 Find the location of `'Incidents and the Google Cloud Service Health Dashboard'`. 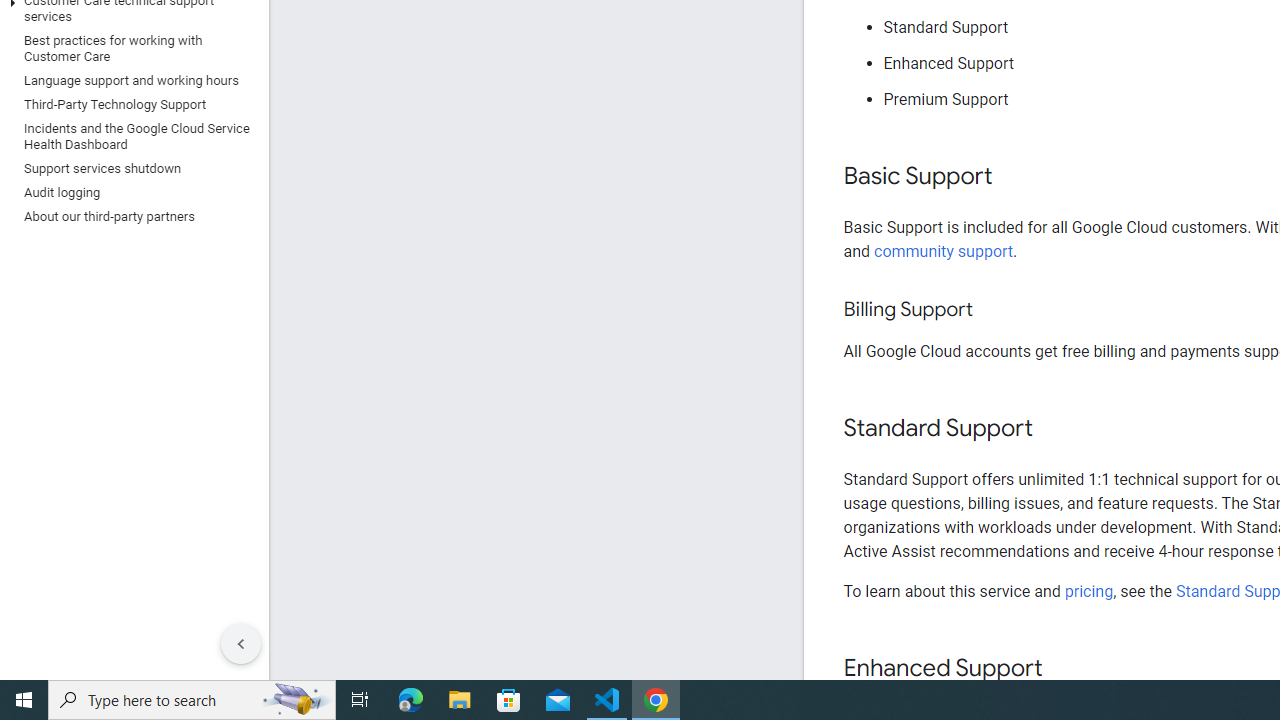

'Incidents and the Google Cloud Service Health Dashboard' is located at coordinates (129, 135).